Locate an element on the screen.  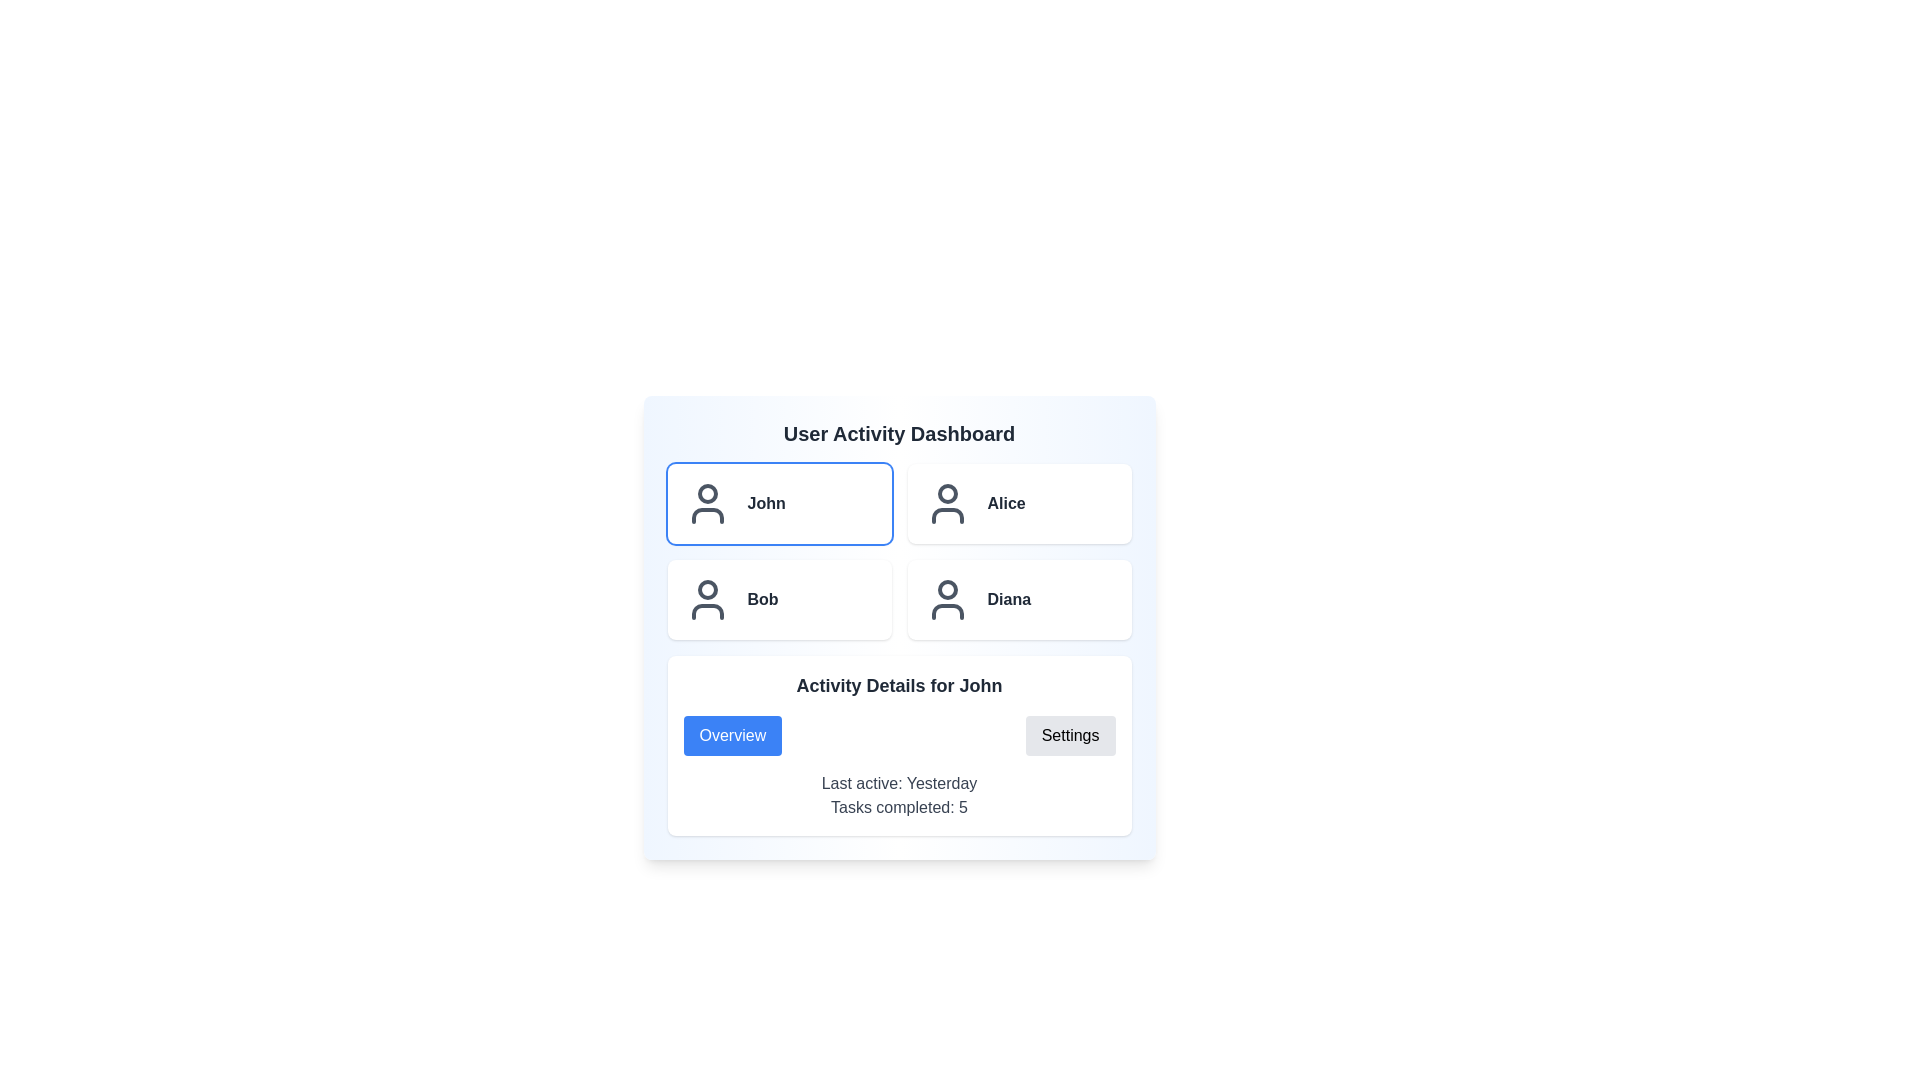
the user icon representing 'Bob' located within the card labeled 'Bob' in the 'User Activity Dashboard' is located at coordinates (707, 599).